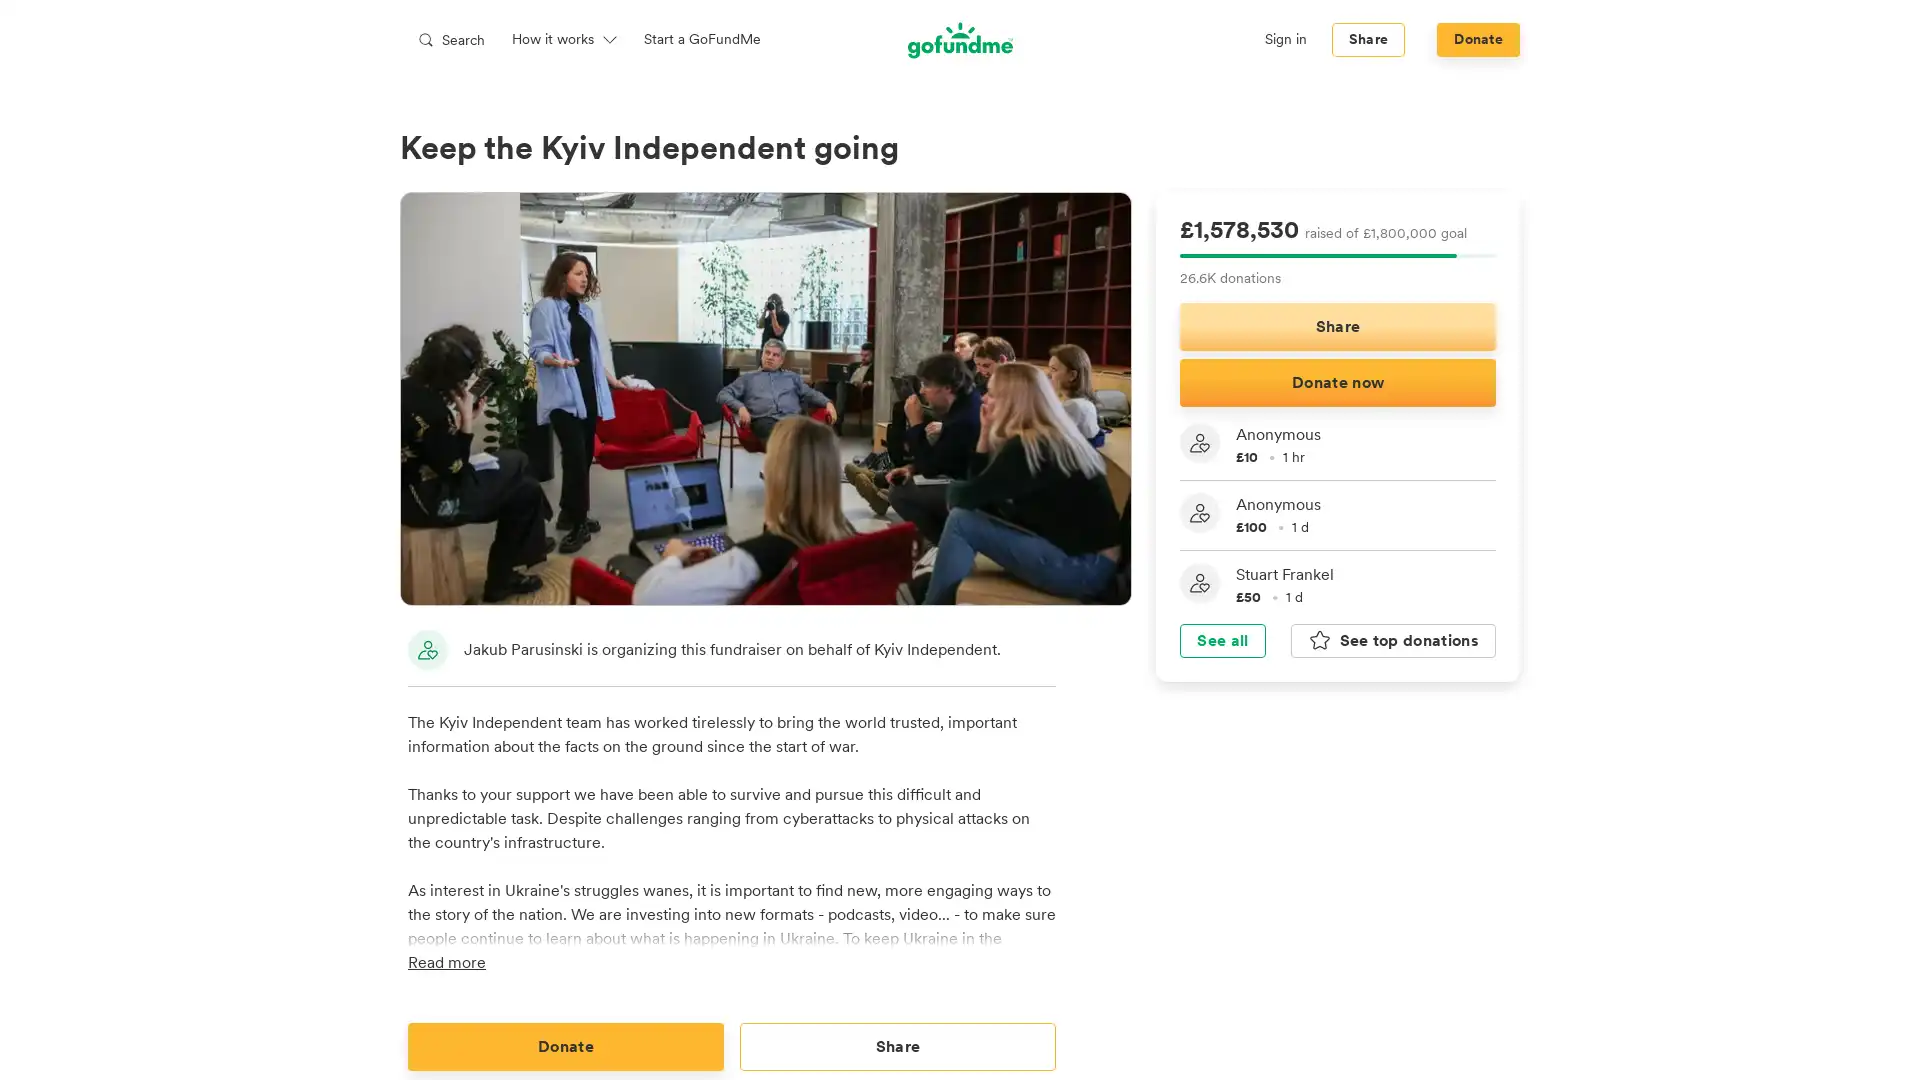 The image size is (1920, 1080). What do you see at coordinates (450, 39) in the screenshot?
I see `Search` at bounding box center [450, 39].